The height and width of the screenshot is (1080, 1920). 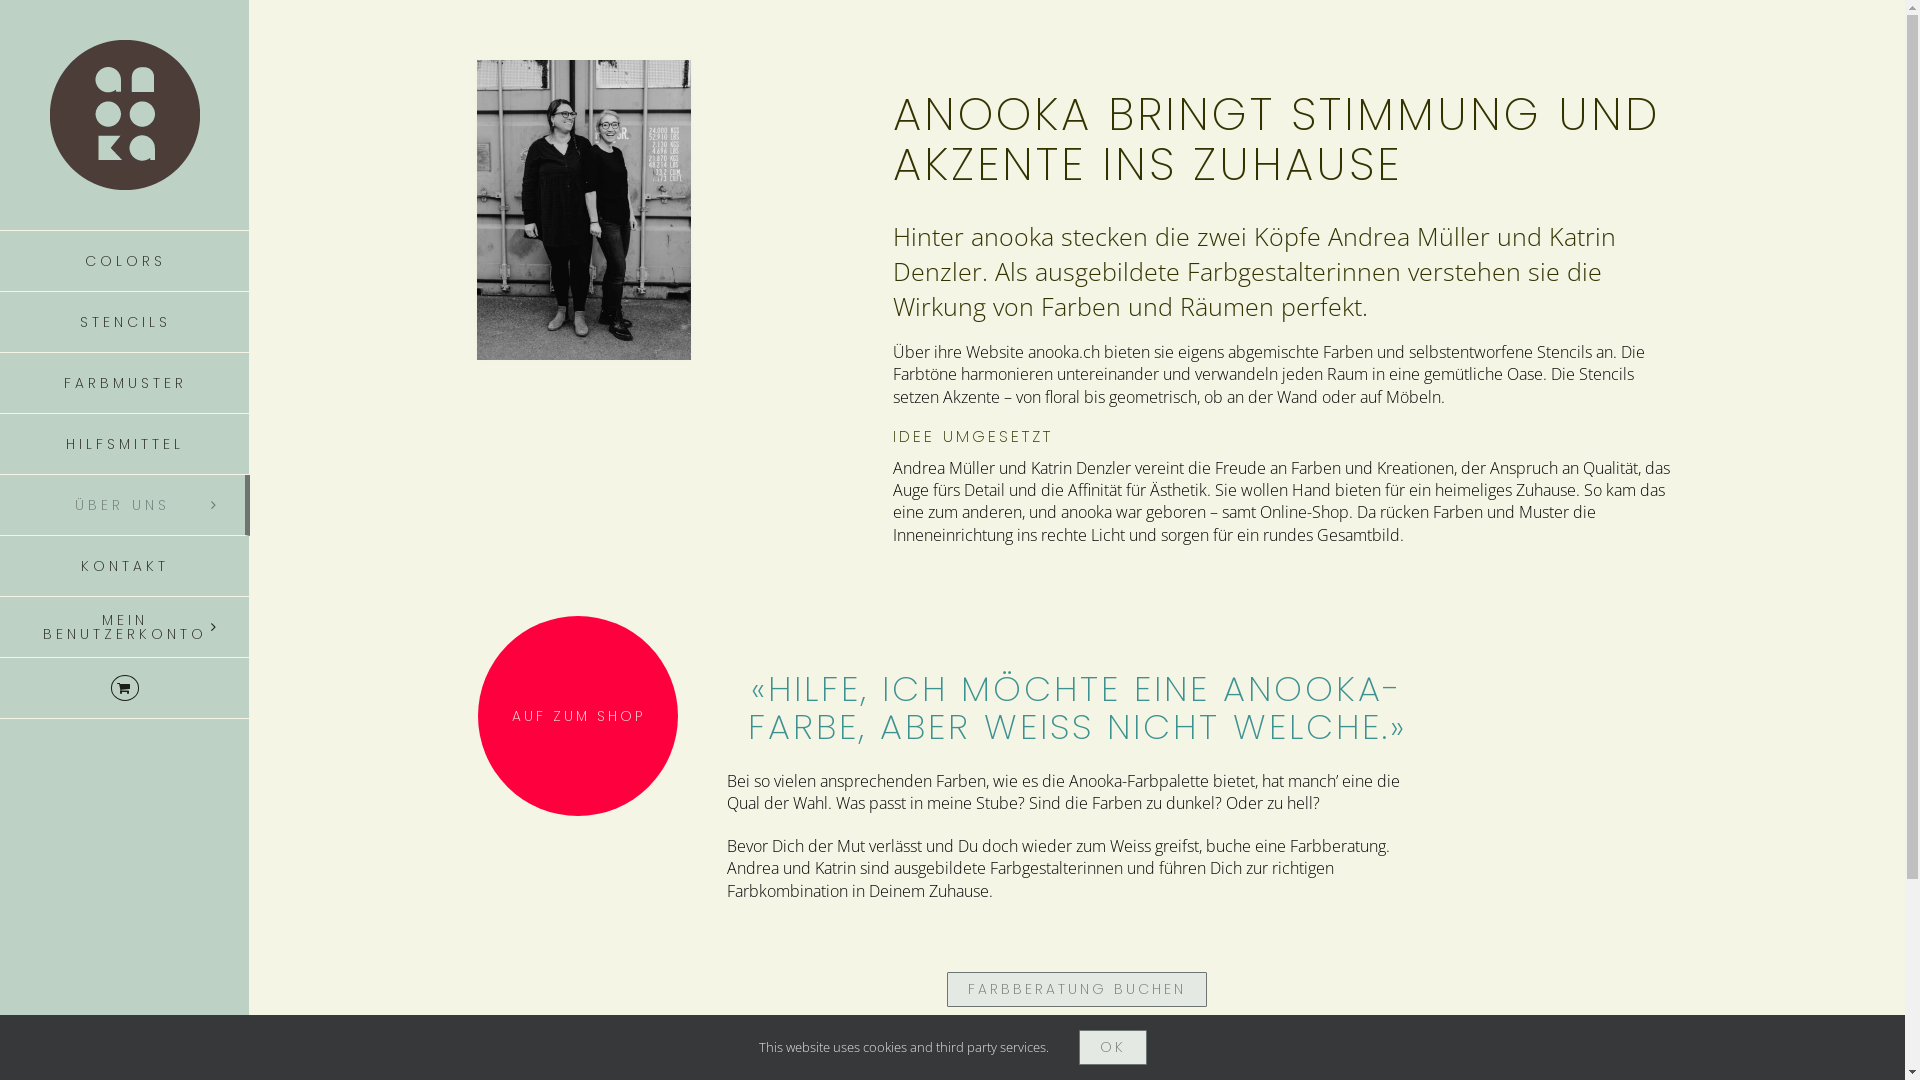 I want to click on 'STENCILS', so click(x=123, y=321).